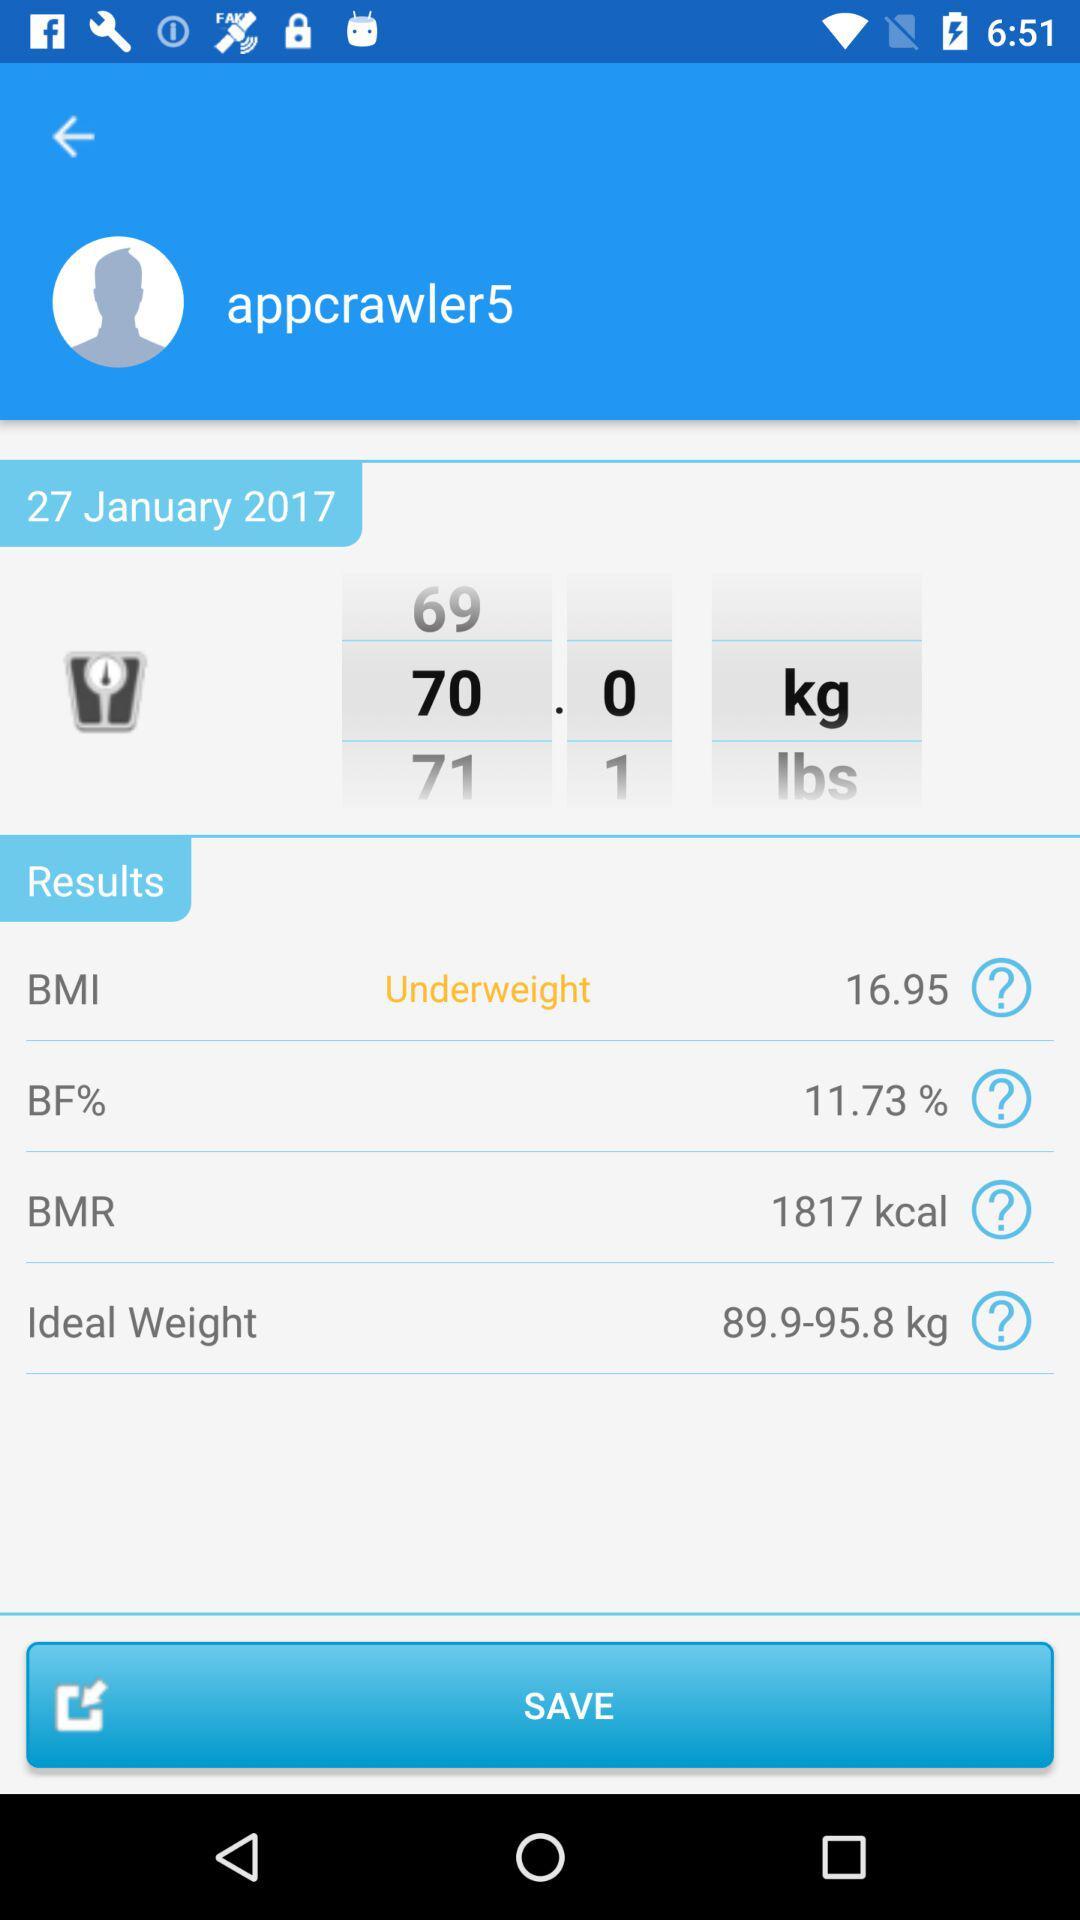  What do you see at coordinates (1001, 987) in the screenshot?
I see `the help icon` at bounding box center [1001, 987].